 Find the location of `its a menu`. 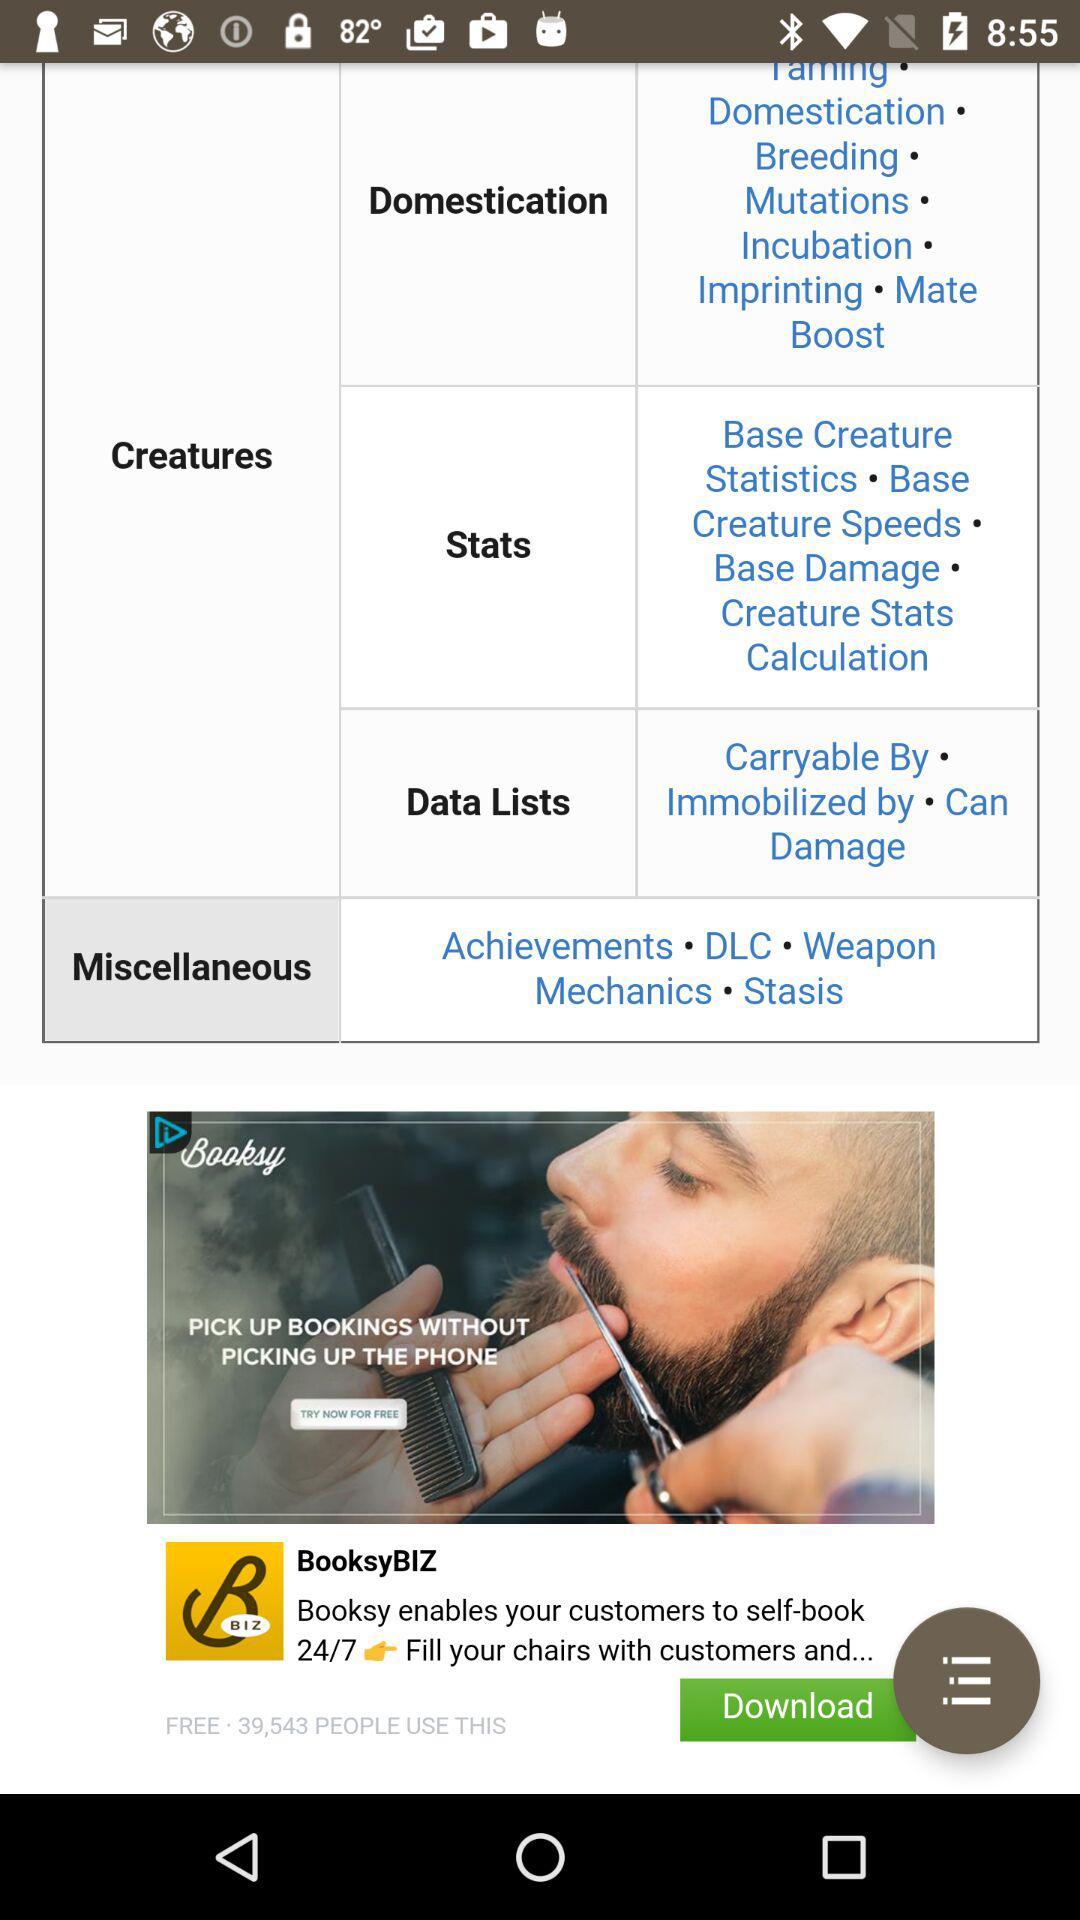

its a menu is located at coordinates (965, 1680).